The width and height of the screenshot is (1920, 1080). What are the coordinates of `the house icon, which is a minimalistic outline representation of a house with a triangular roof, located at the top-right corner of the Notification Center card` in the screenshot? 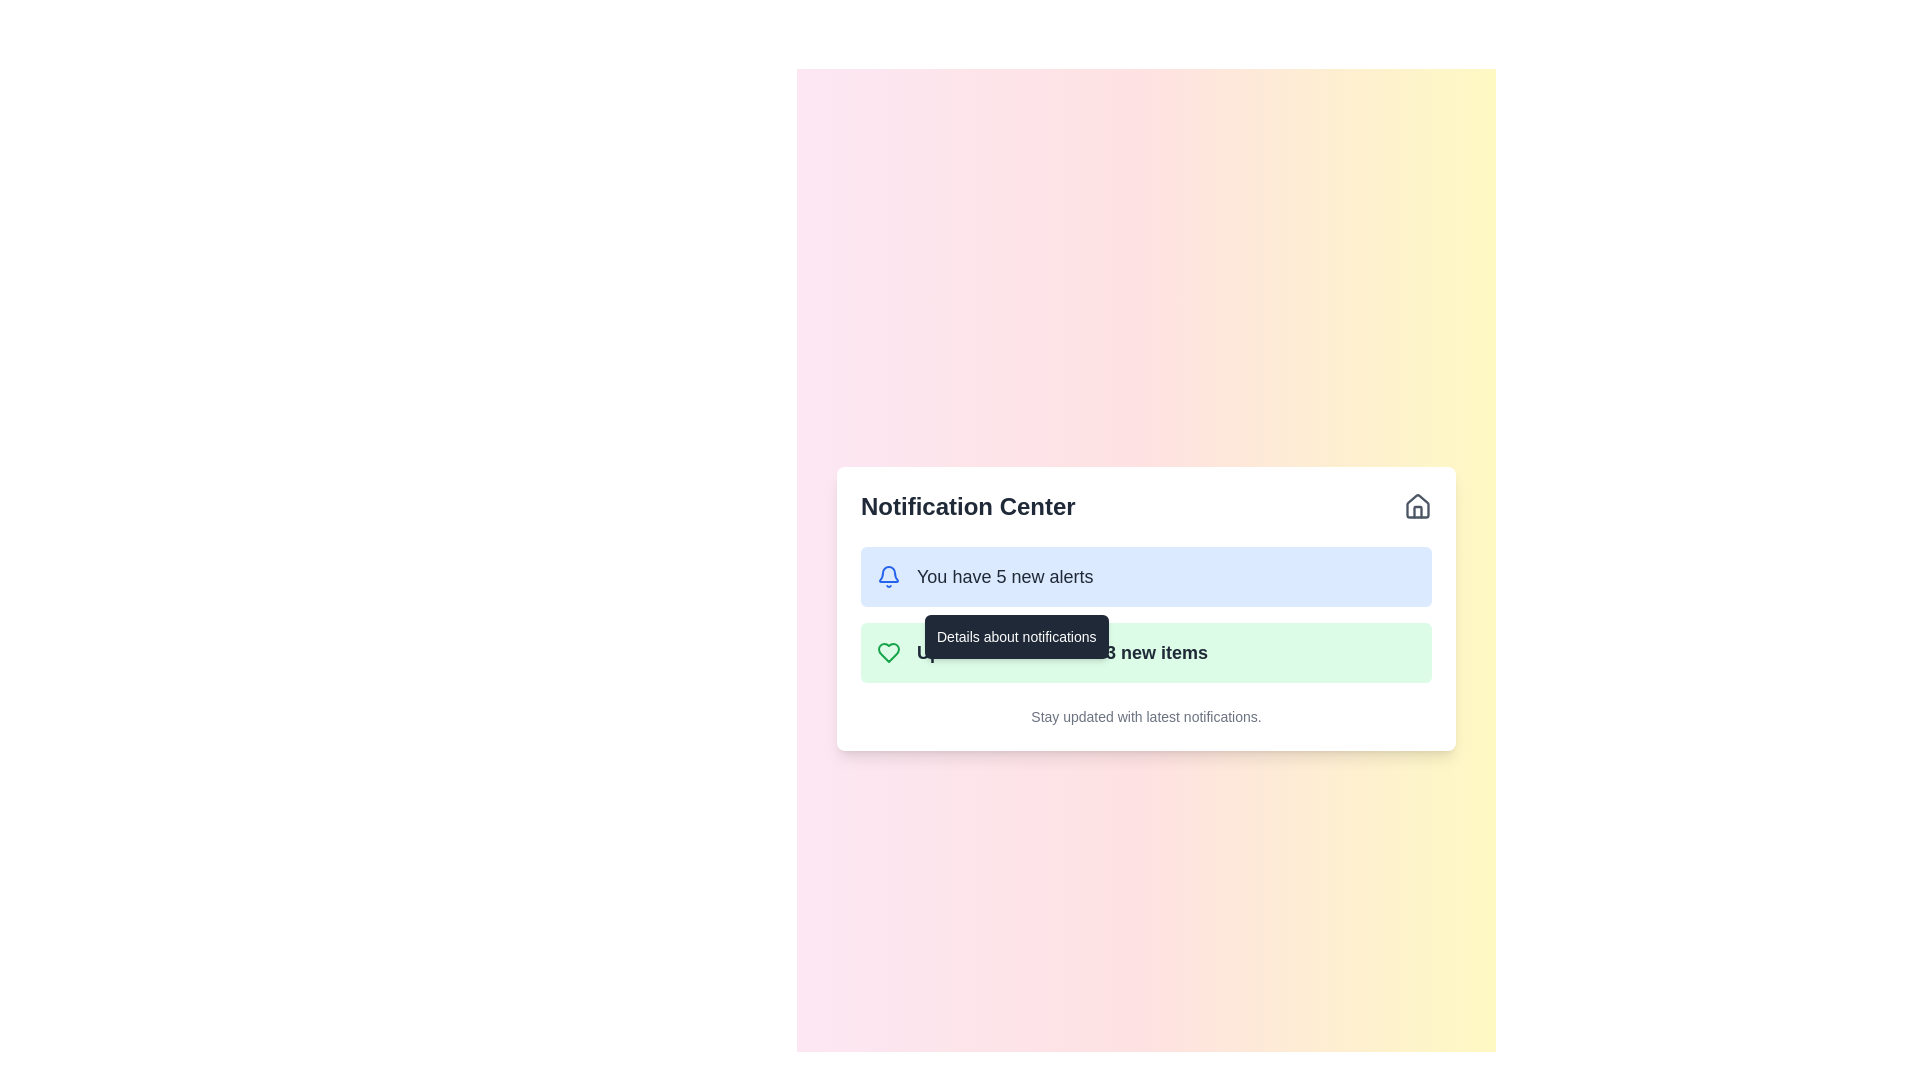 It's located at (1416, 504).